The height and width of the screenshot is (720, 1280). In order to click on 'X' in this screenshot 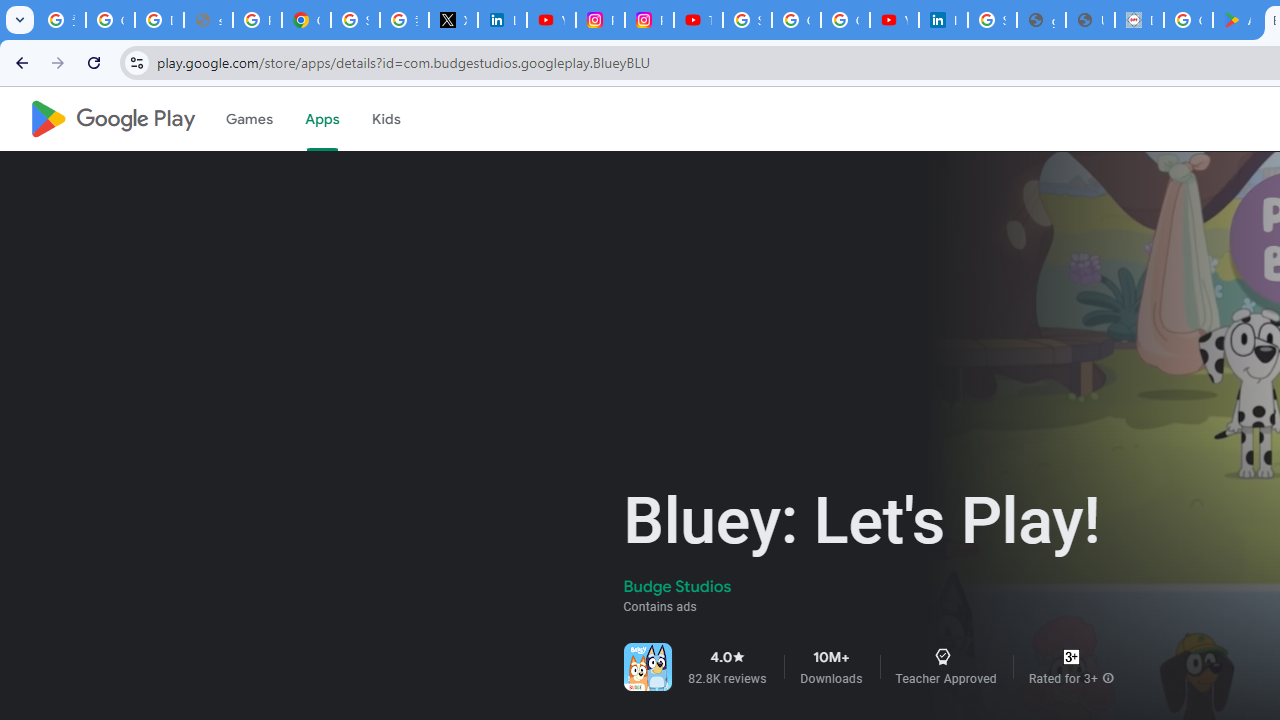, I will do `click(452, 20)`.